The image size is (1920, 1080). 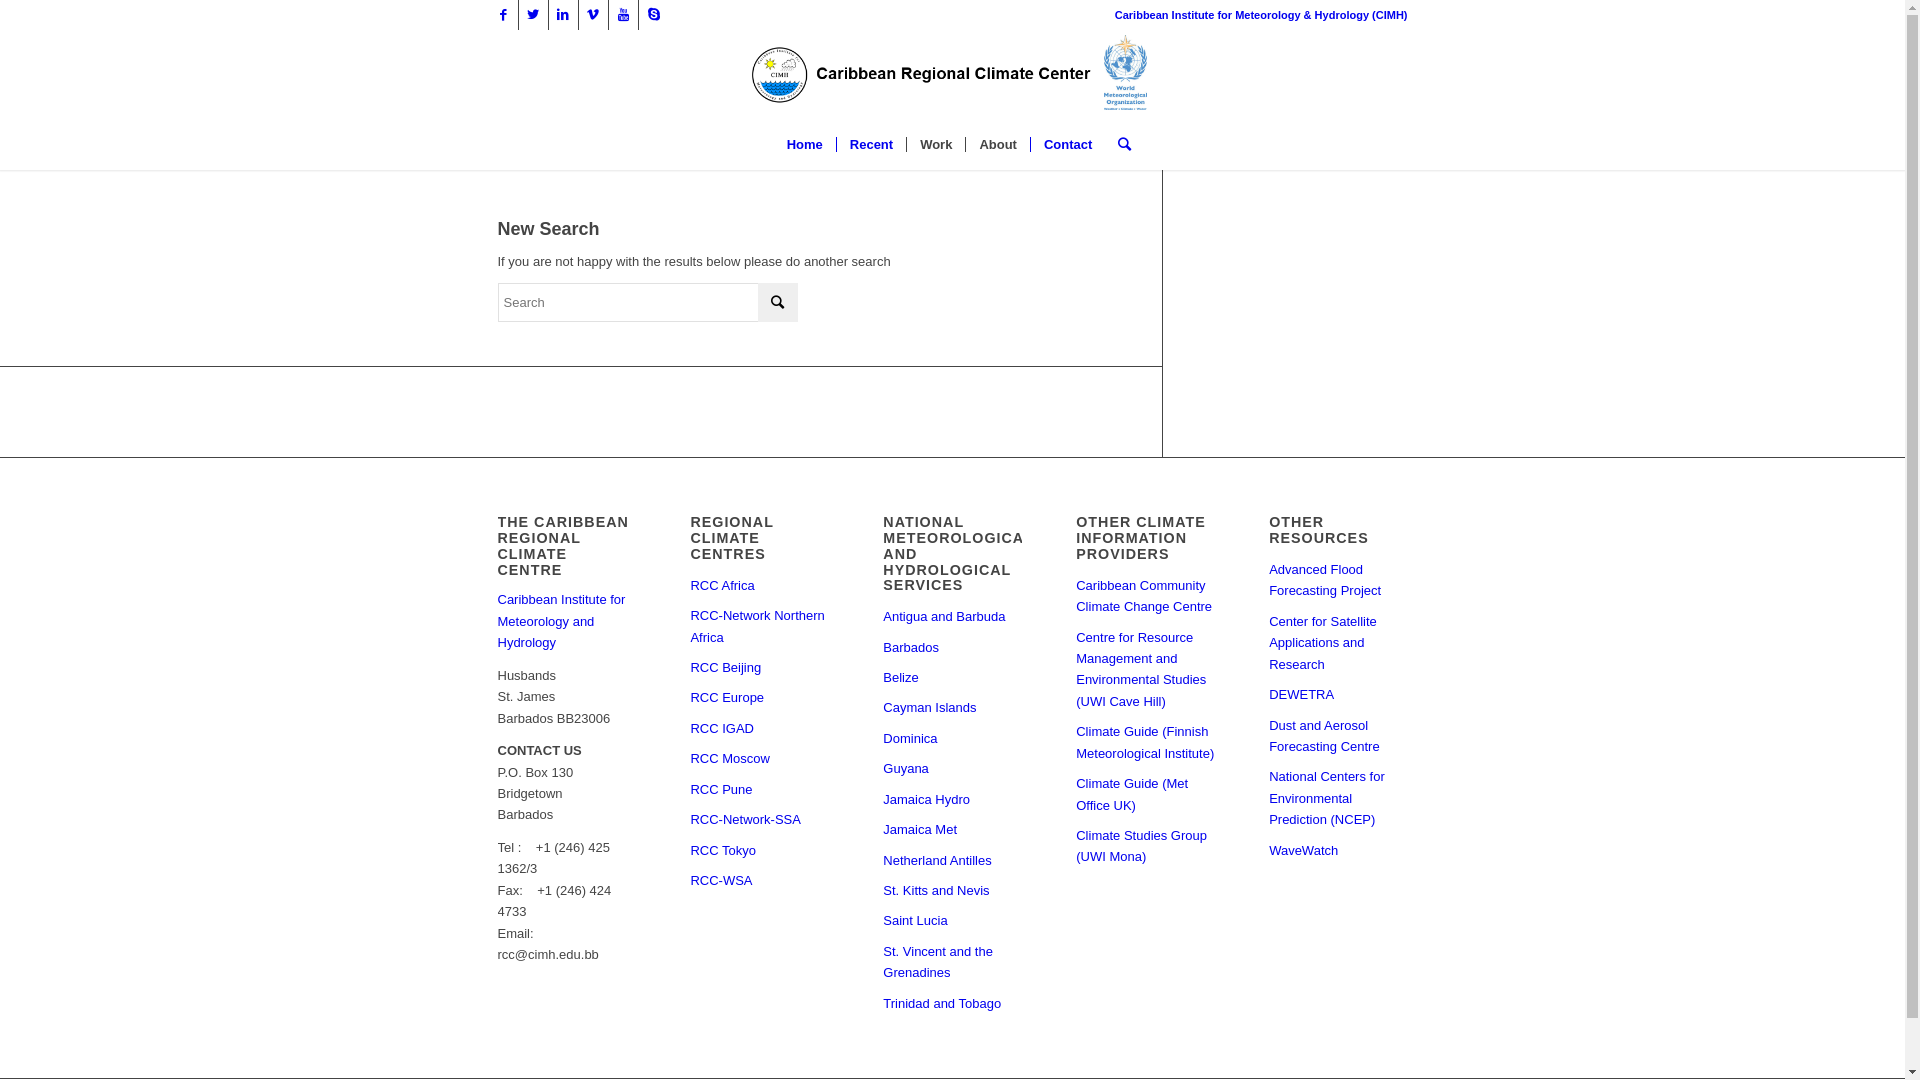 What do you see at coordinates (1260, 15) in the screenshot?
I see `'Caribbean Institute for Meteorology & Hydrology (CIMH)'` at bounding box center [1260, 15].